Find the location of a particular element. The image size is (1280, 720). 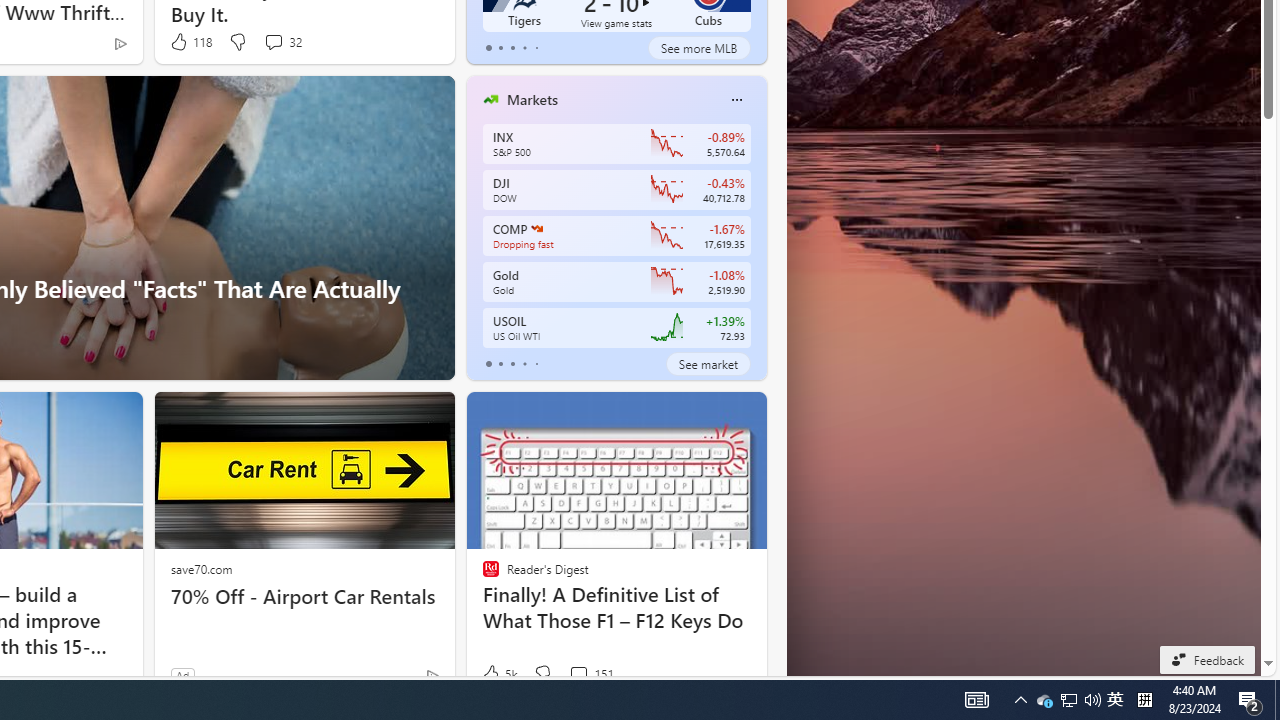

'118 Like' is located at coordinates (190, 42).